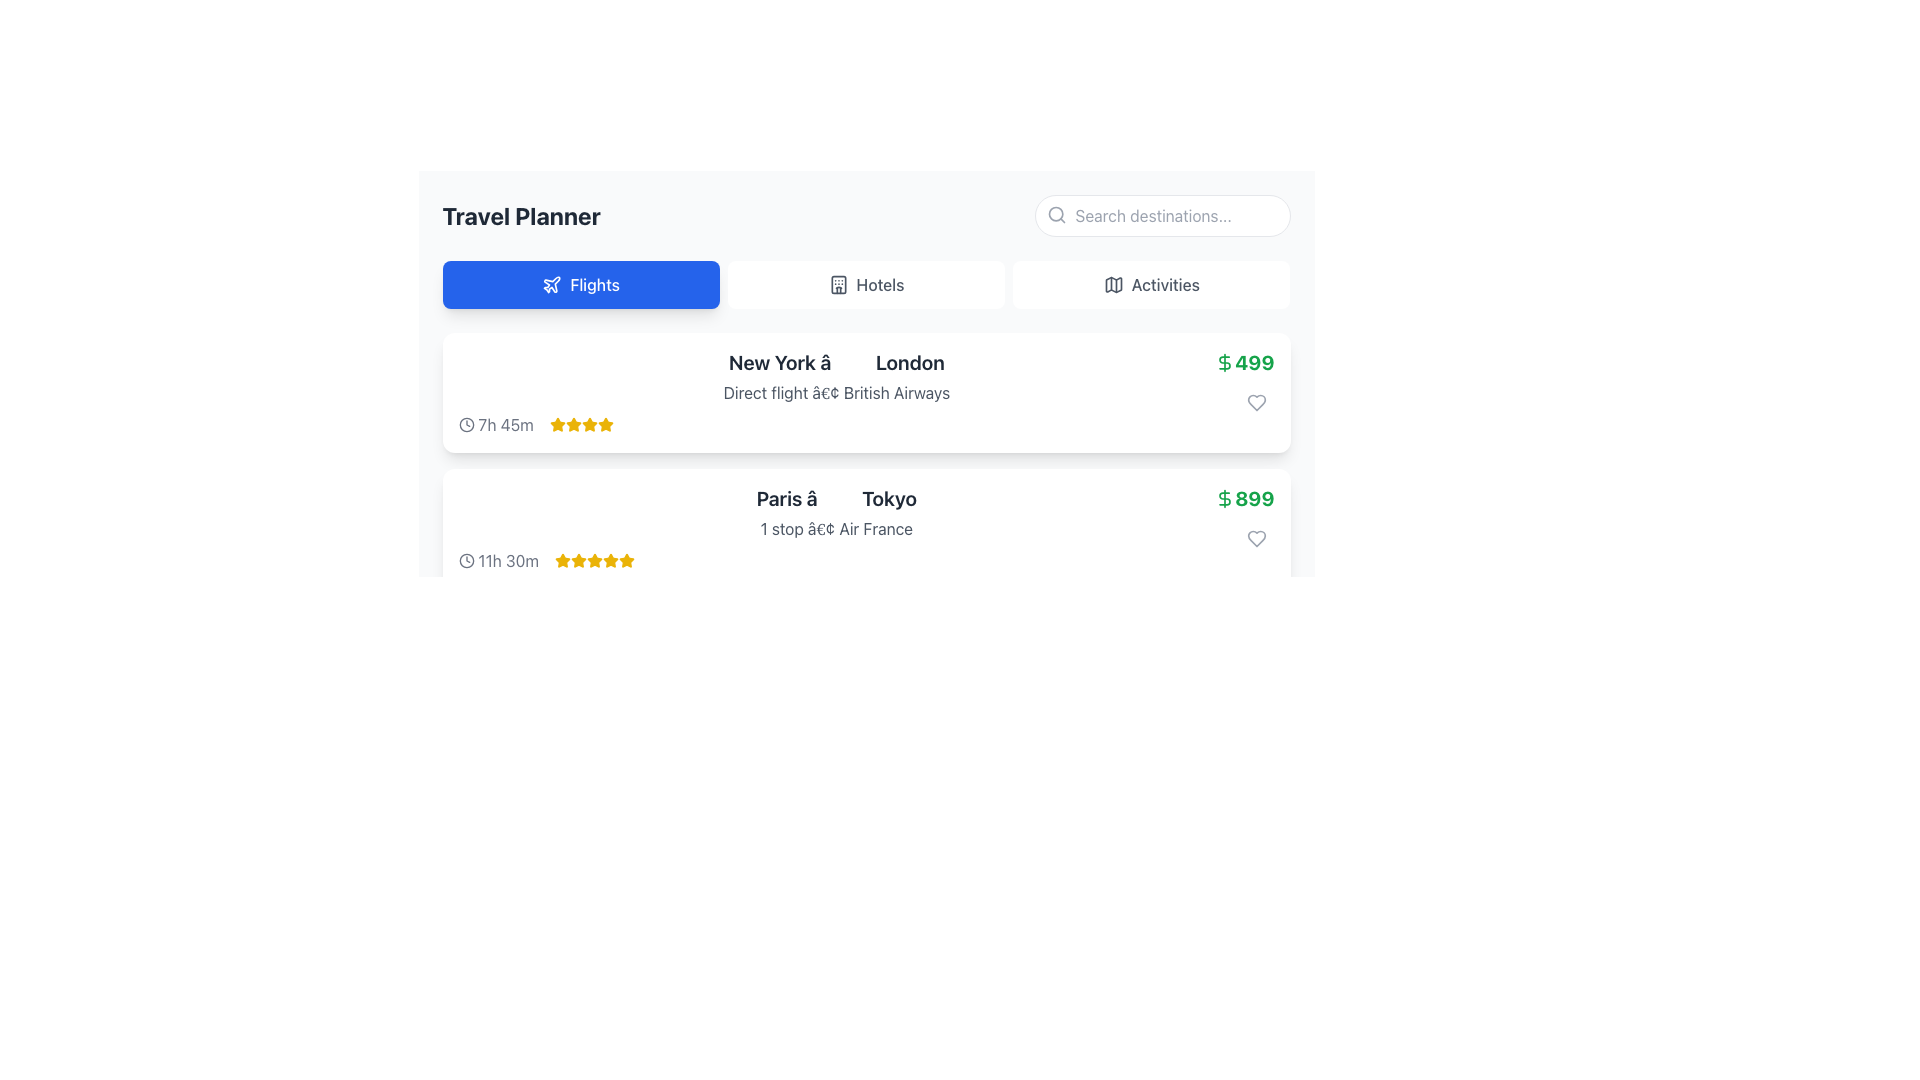 This screenshot has height=1080, width=1920. Describe the element at coordinates (1255, 402) in the screenshot. I see `the favorite button` at that location.